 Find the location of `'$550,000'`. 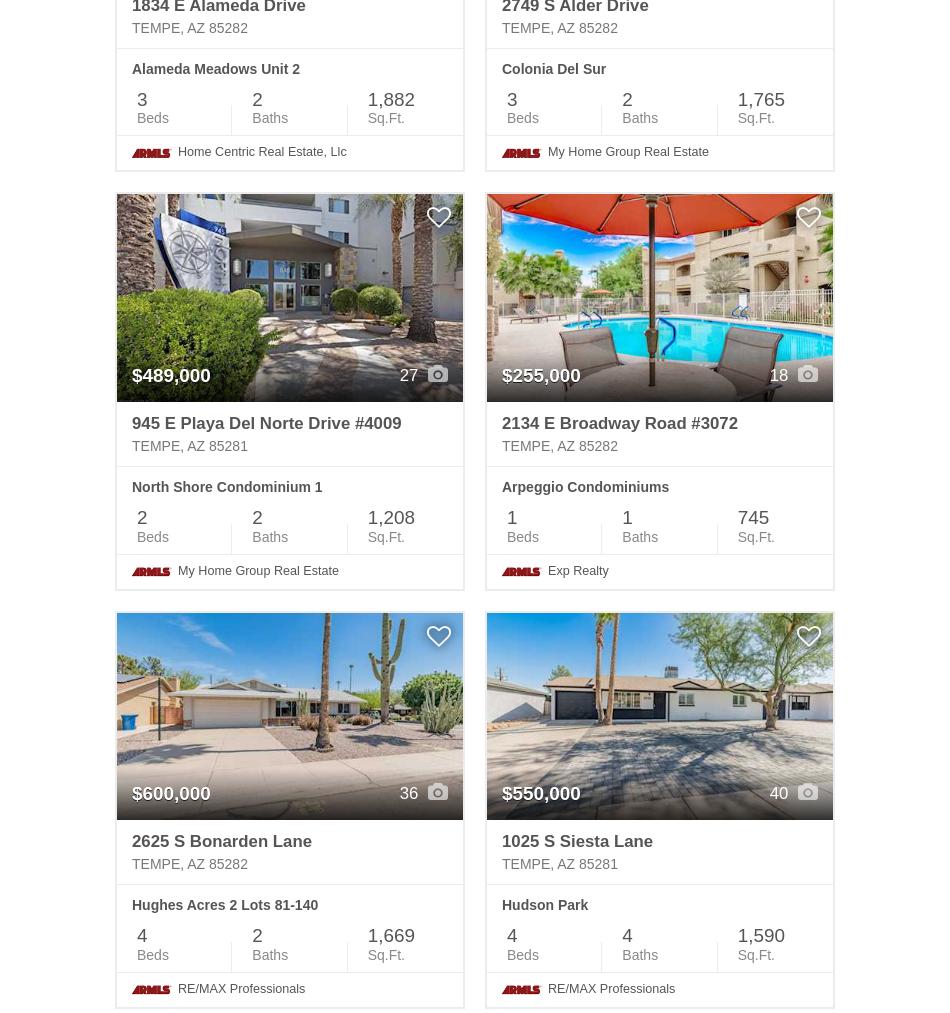

'$550,000' is located at coordinates (541, 793).